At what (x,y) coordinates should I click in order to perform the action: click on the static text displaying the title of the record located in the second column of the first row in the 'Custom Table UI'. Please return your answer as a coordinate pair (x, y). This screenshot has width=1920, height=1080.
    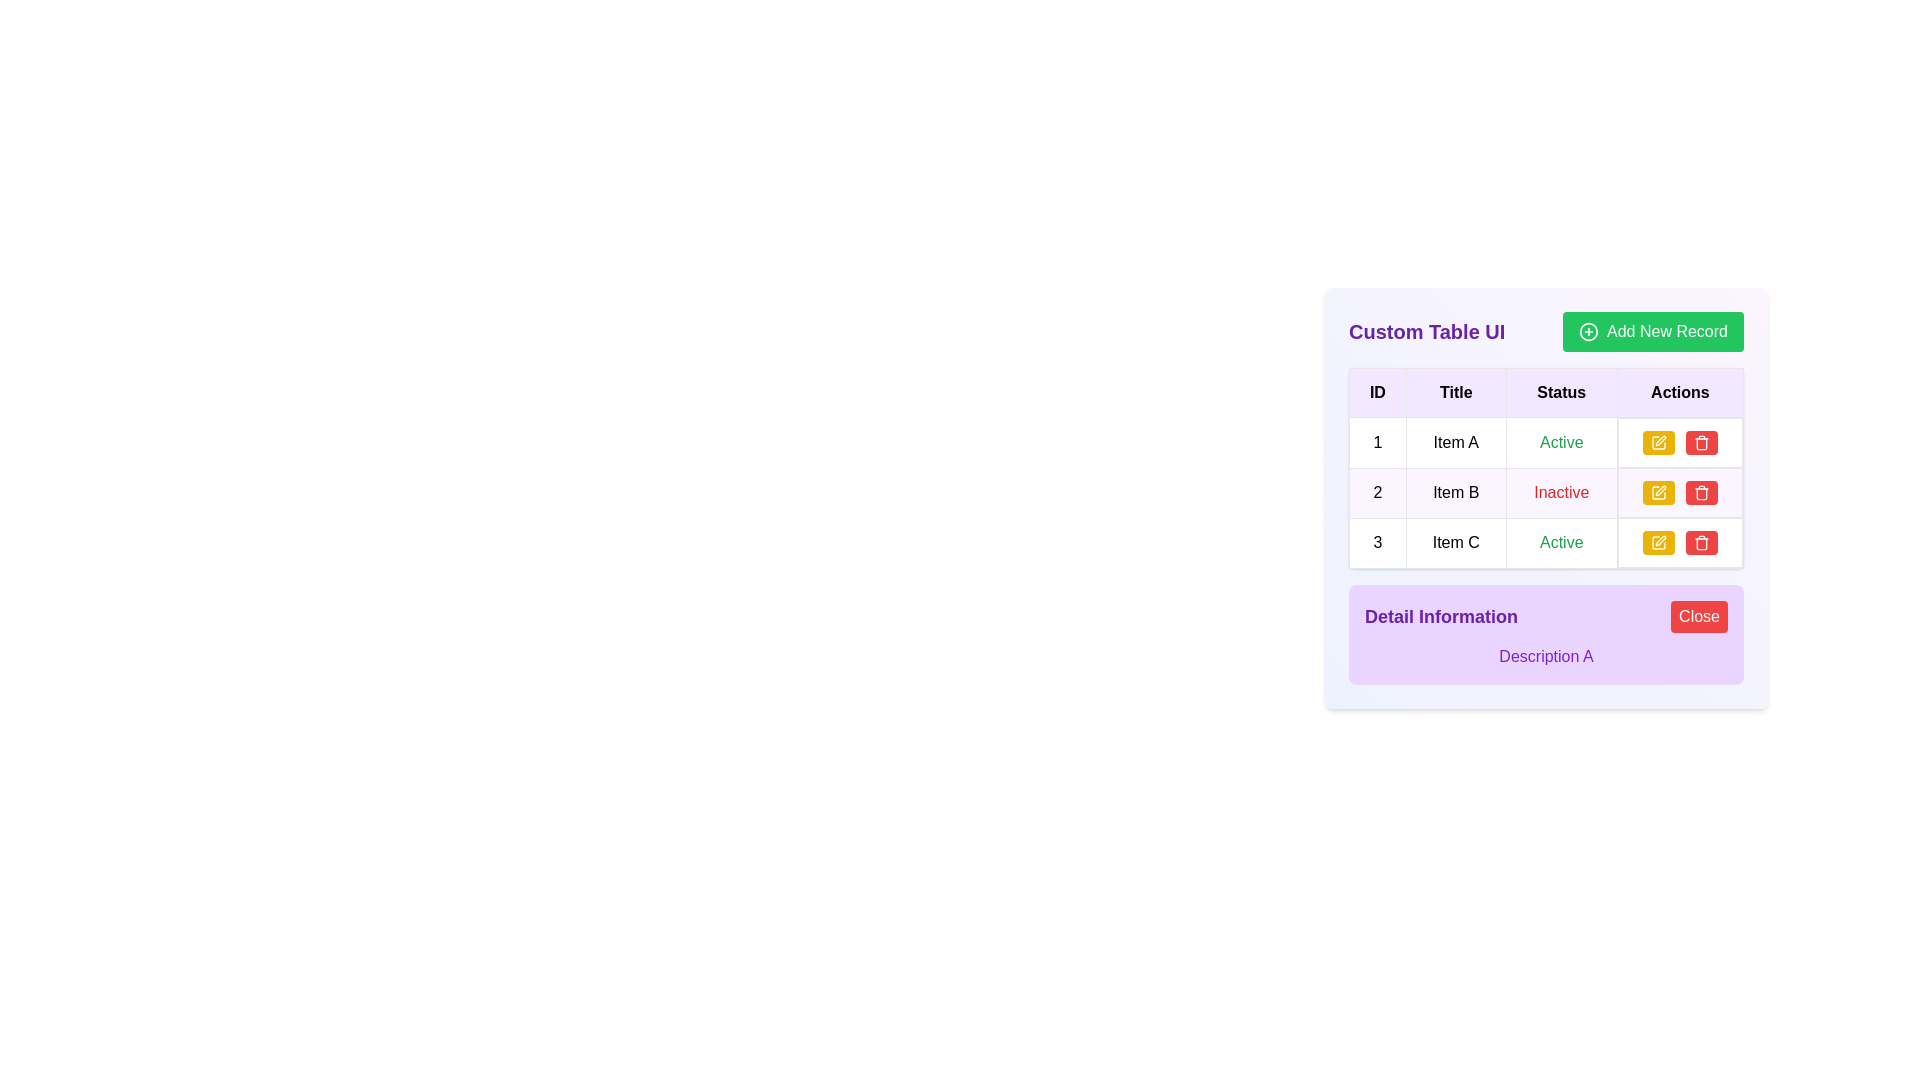
    Looking at the image, I should click on (1456, 441).